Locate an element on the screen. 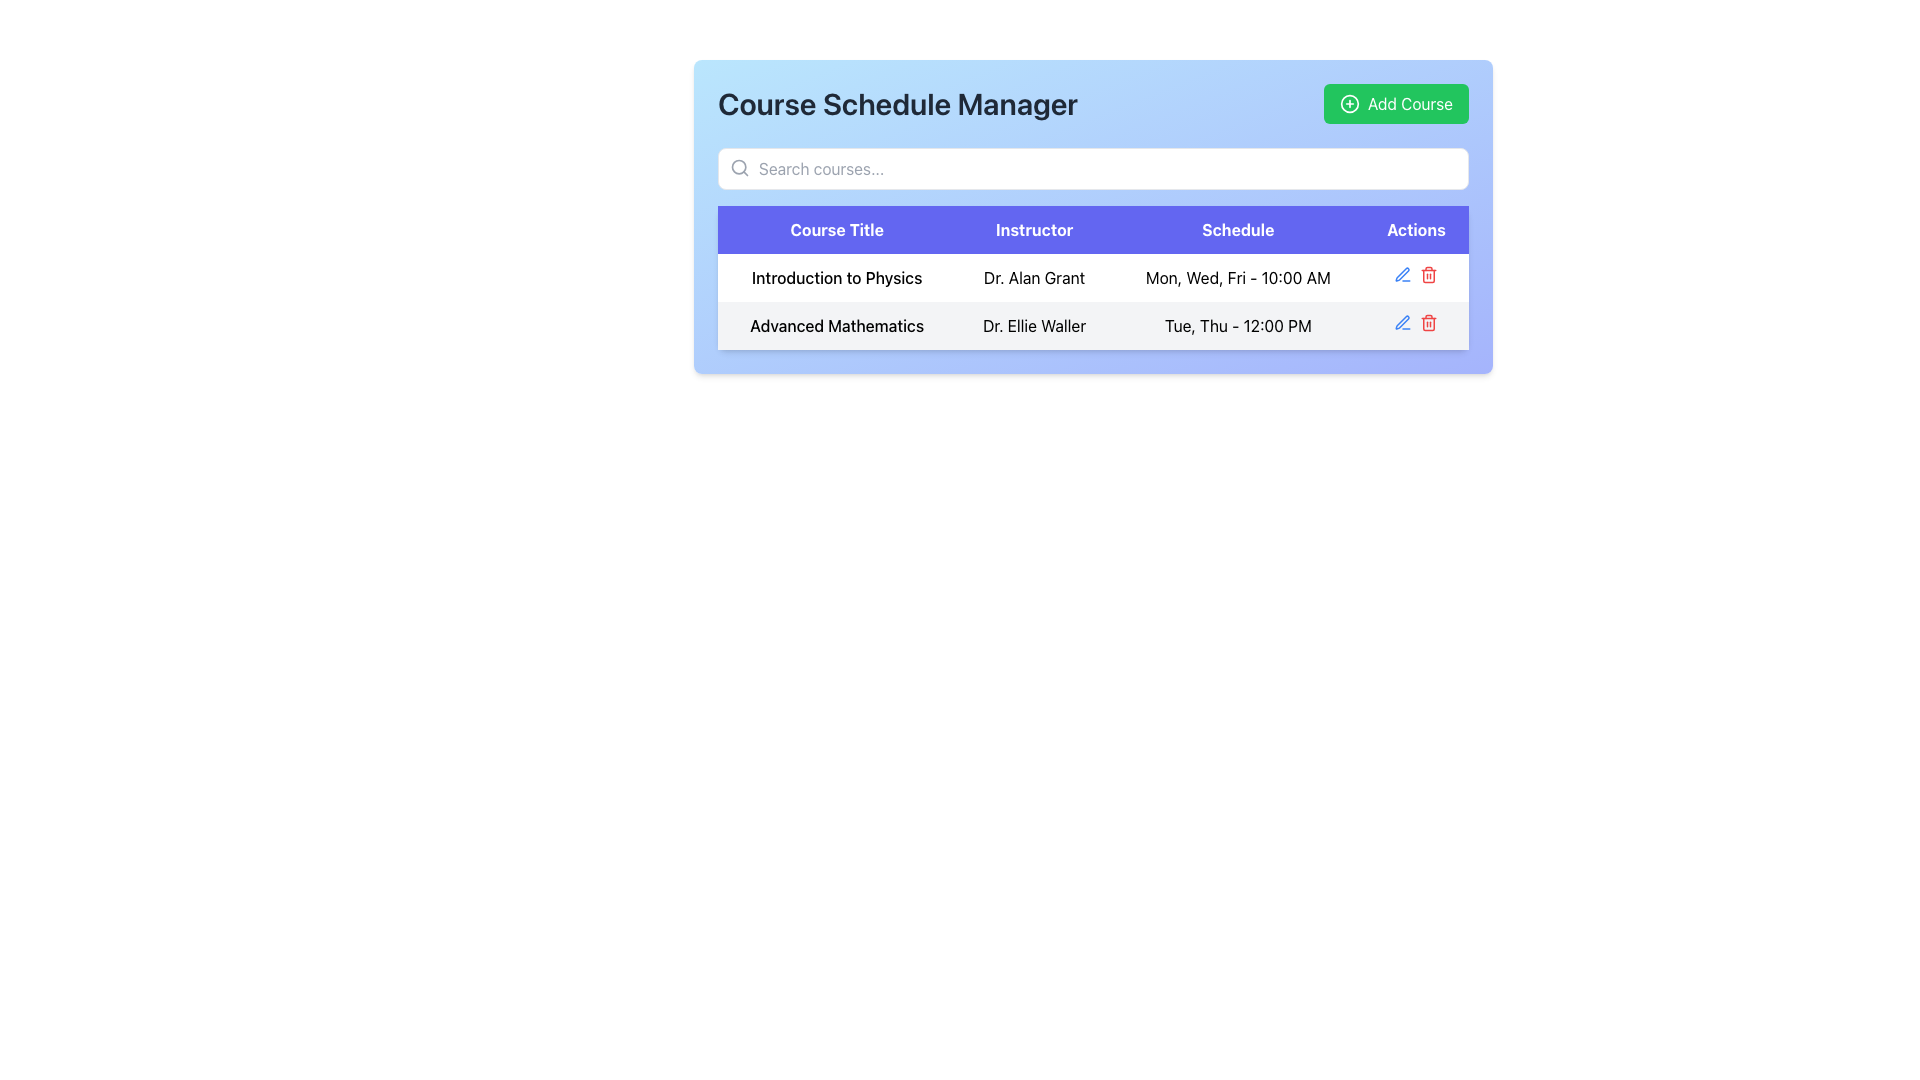 Image resolution: width=1920 pixels, height=1080 pixels. the pen-shaped icon located in the second row of the 'Actions' column for the 'Advanced Mathematics' course to initiate course editing is located at coordinates (1402, 274).